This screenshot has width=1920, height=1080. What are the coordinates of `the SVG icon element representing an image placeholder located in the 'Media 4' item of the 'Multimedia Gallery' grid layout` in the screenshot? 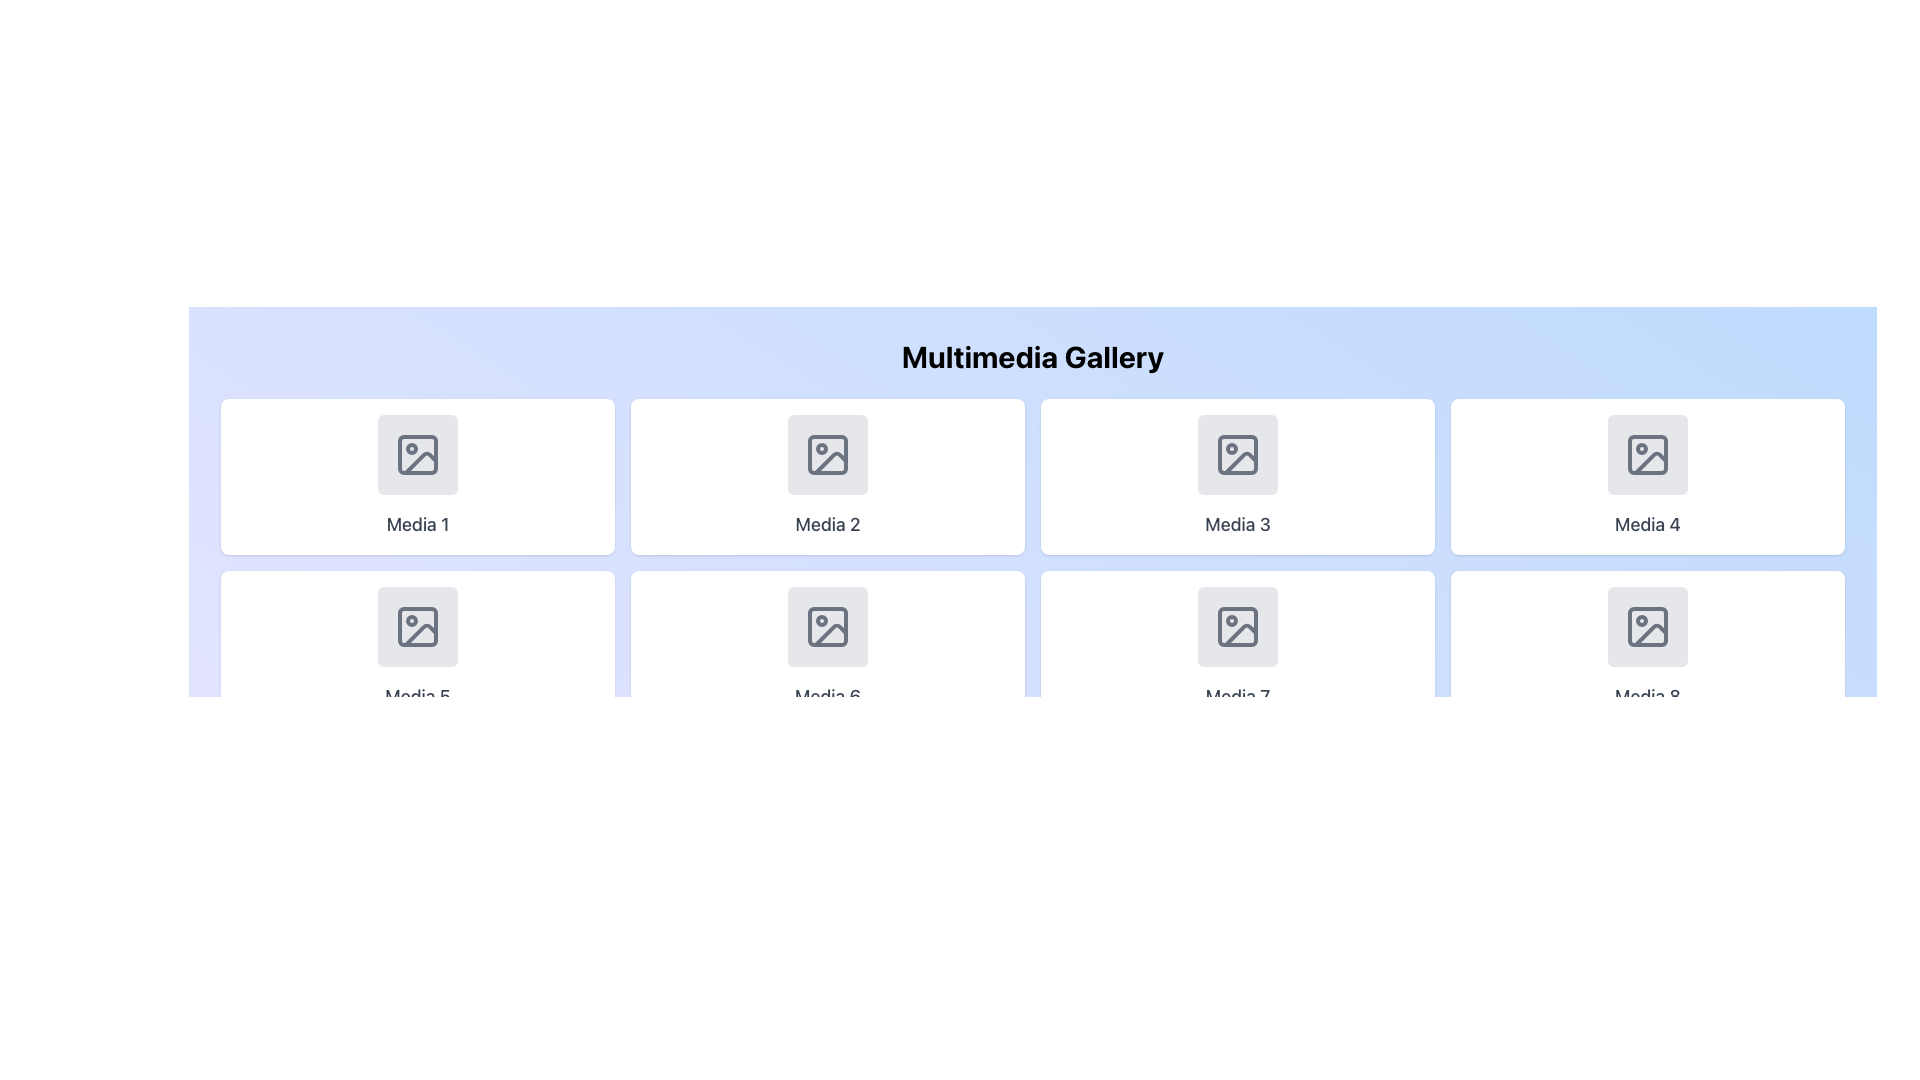 It's located at (1647, 455).